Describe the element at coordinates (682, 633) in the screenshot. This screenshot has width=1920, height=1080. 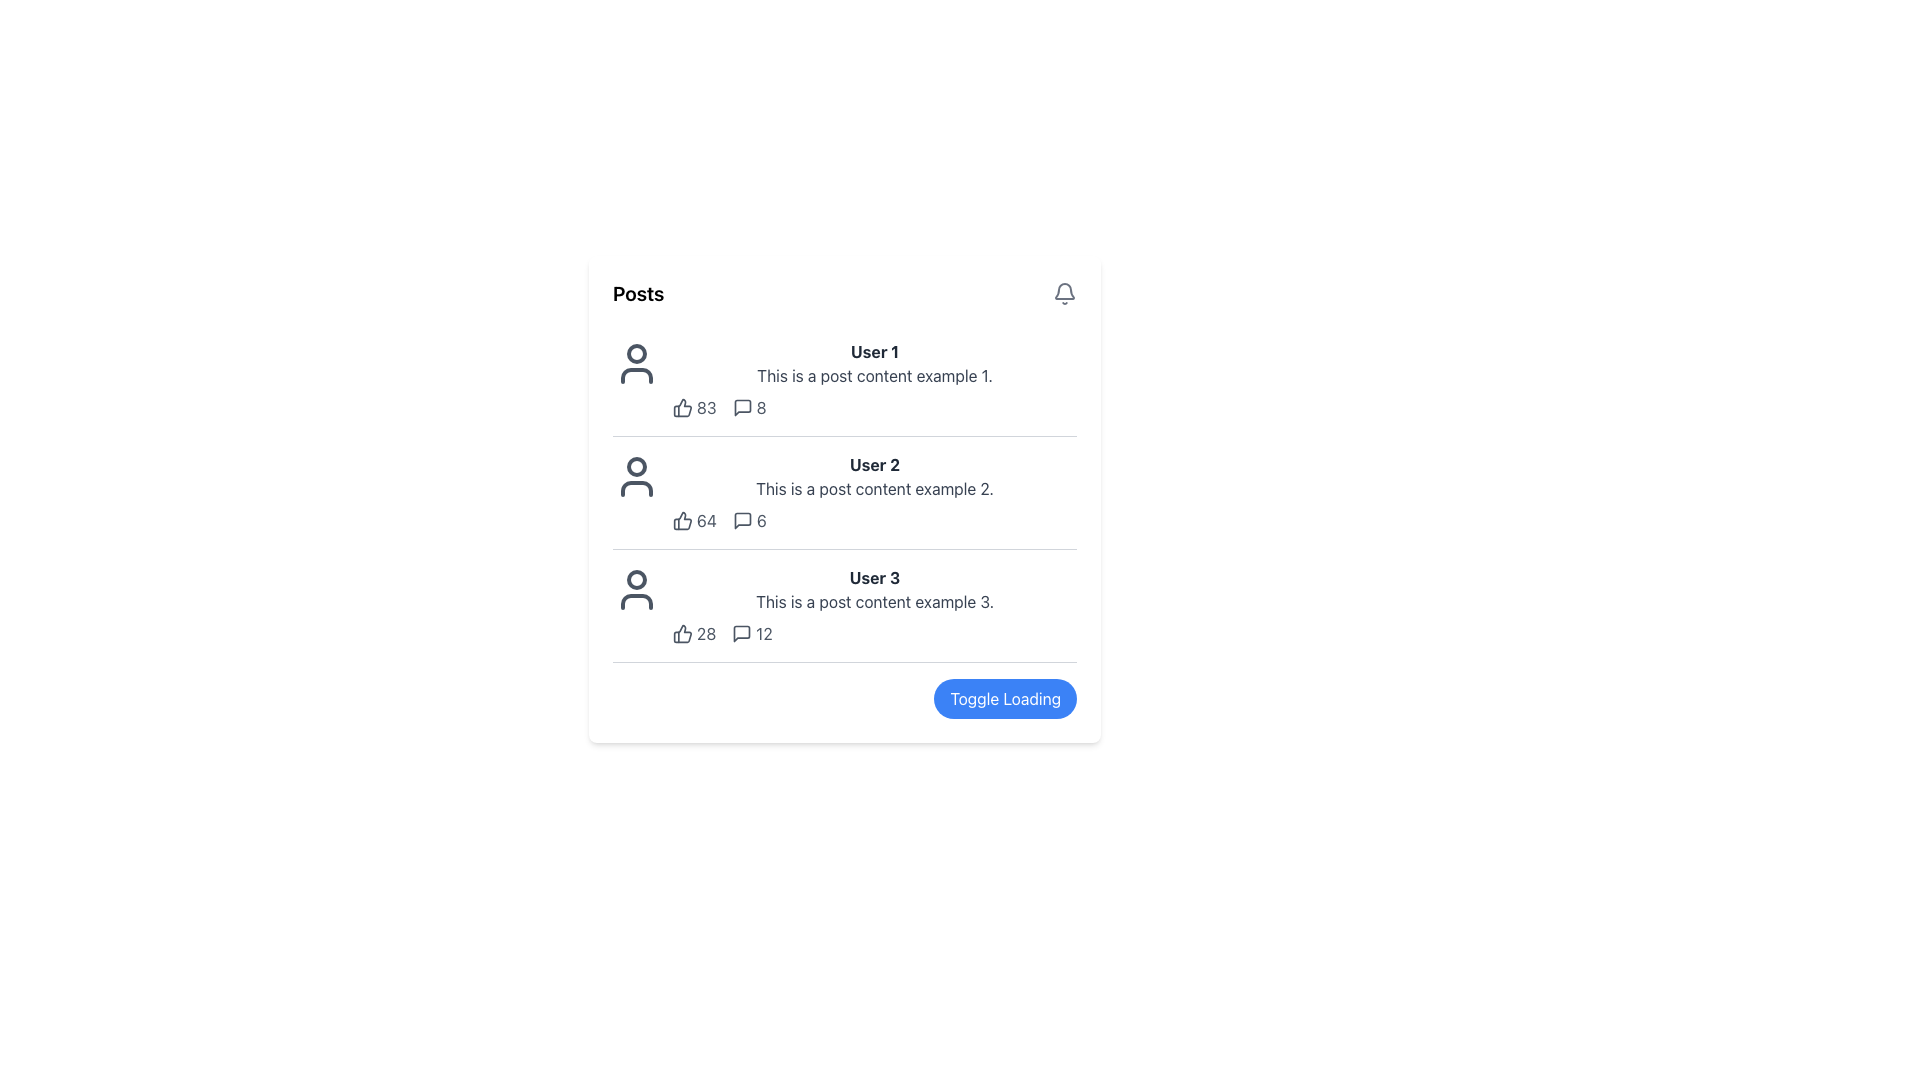
I see `the thumbs-up icon button located next to the likes count '28' for the post by 'User 3' to like the post` at that location.